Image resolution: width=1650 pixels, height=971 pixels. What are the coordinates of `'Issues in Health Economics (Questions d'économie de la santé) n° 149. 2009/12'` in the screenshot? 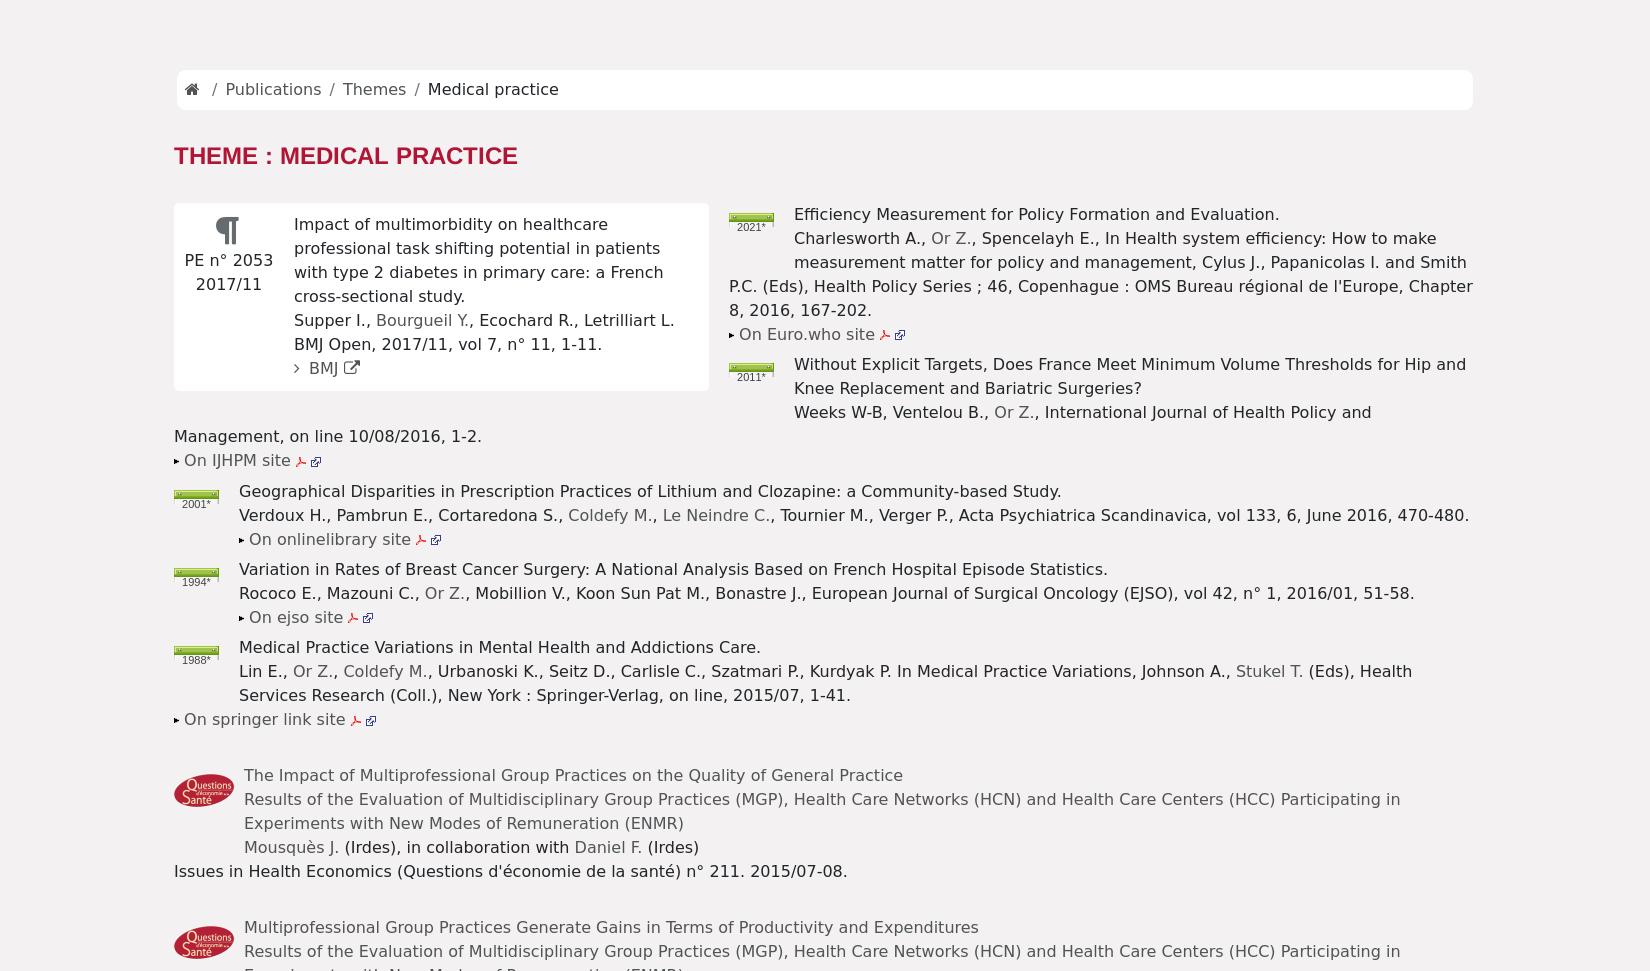 It's located at (563, 103).